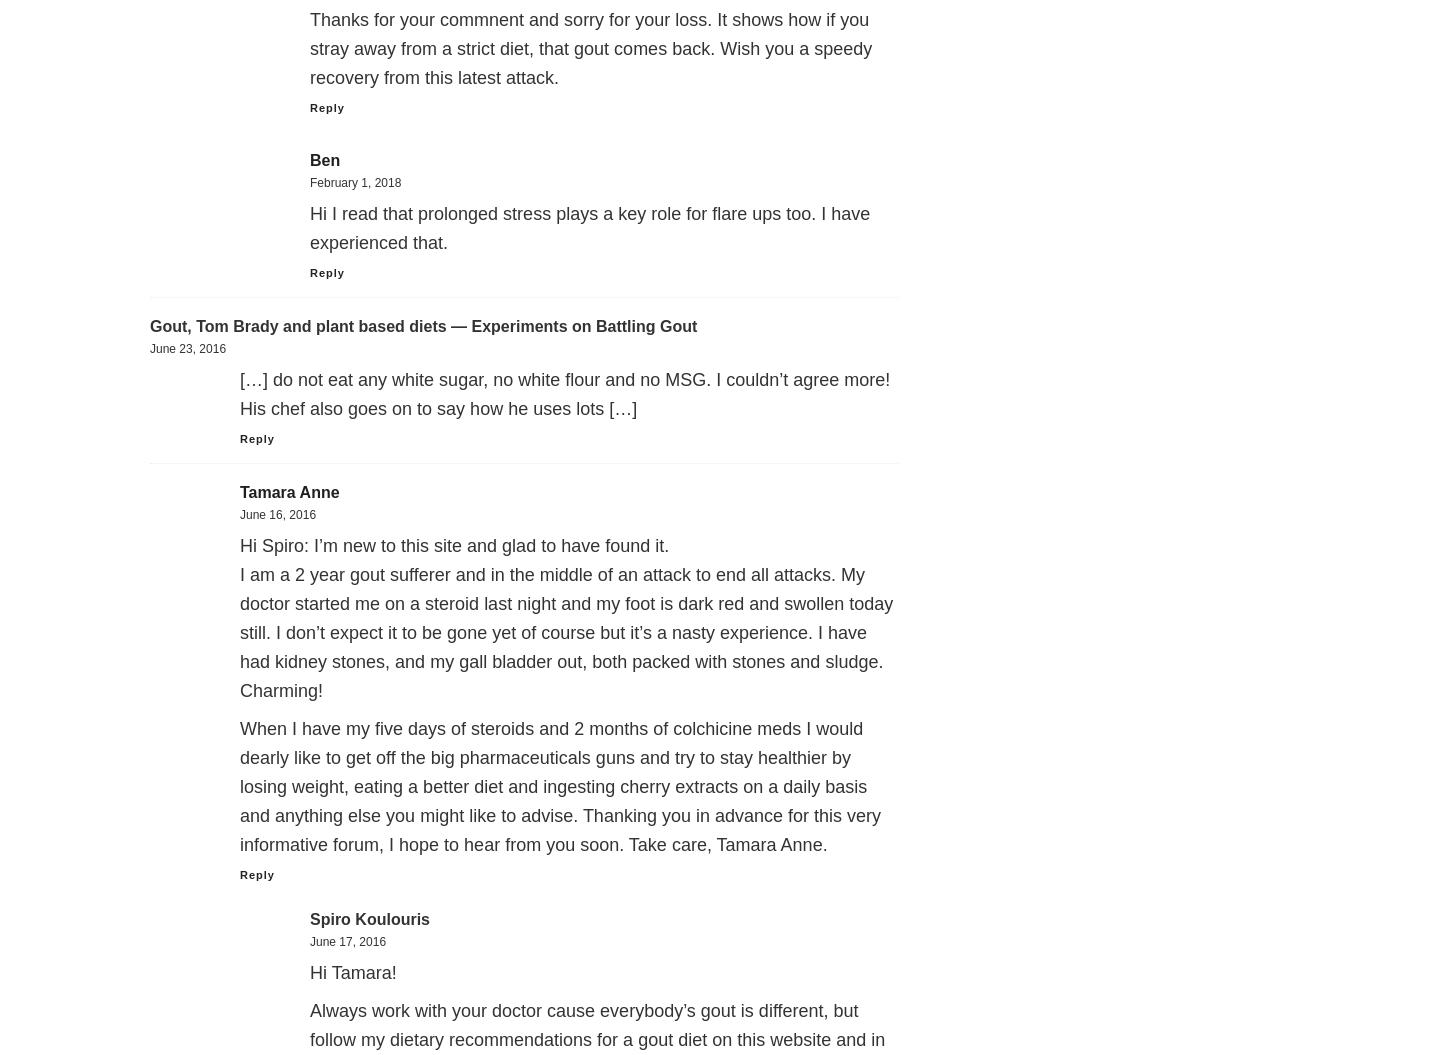 The image size is (1440, 1055). I want to click on 'June 17, 2016', so click(310, 942).